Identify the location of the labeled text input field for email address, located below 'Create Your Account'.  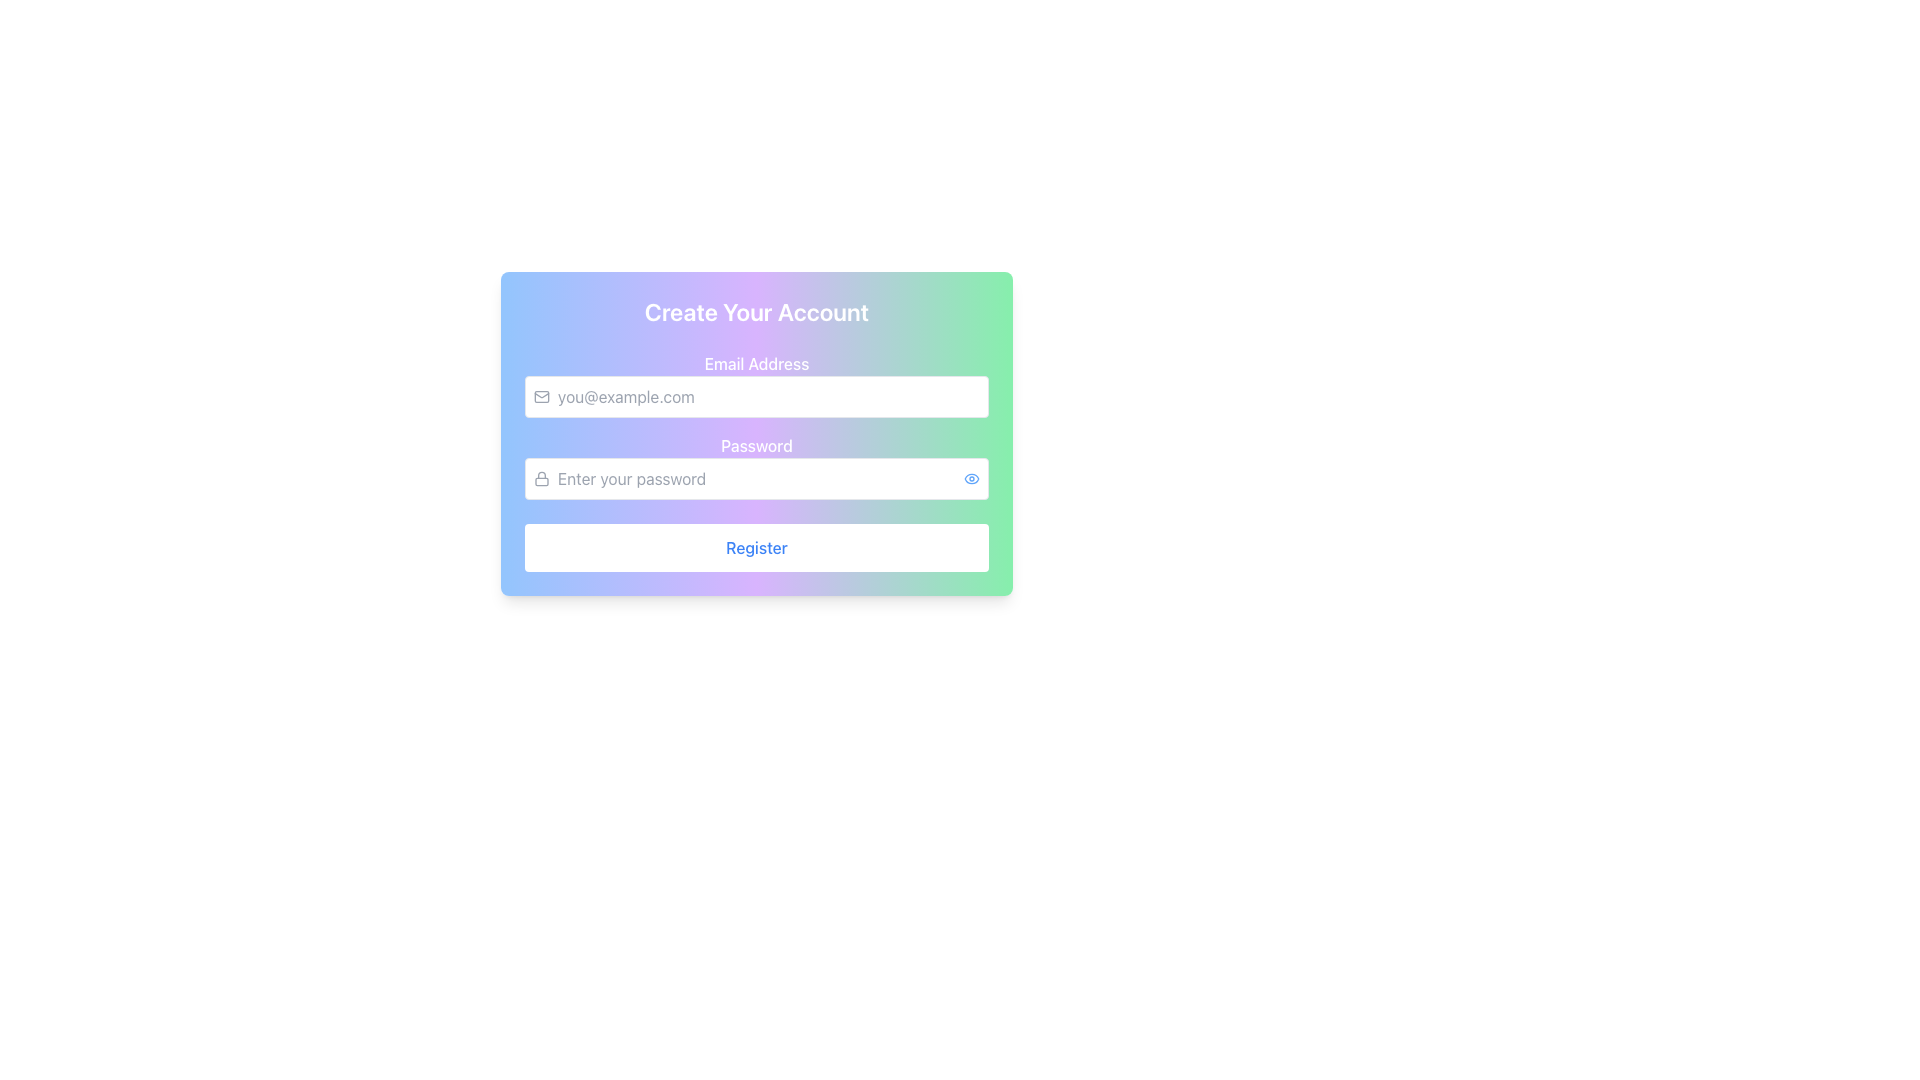
(756, 385).